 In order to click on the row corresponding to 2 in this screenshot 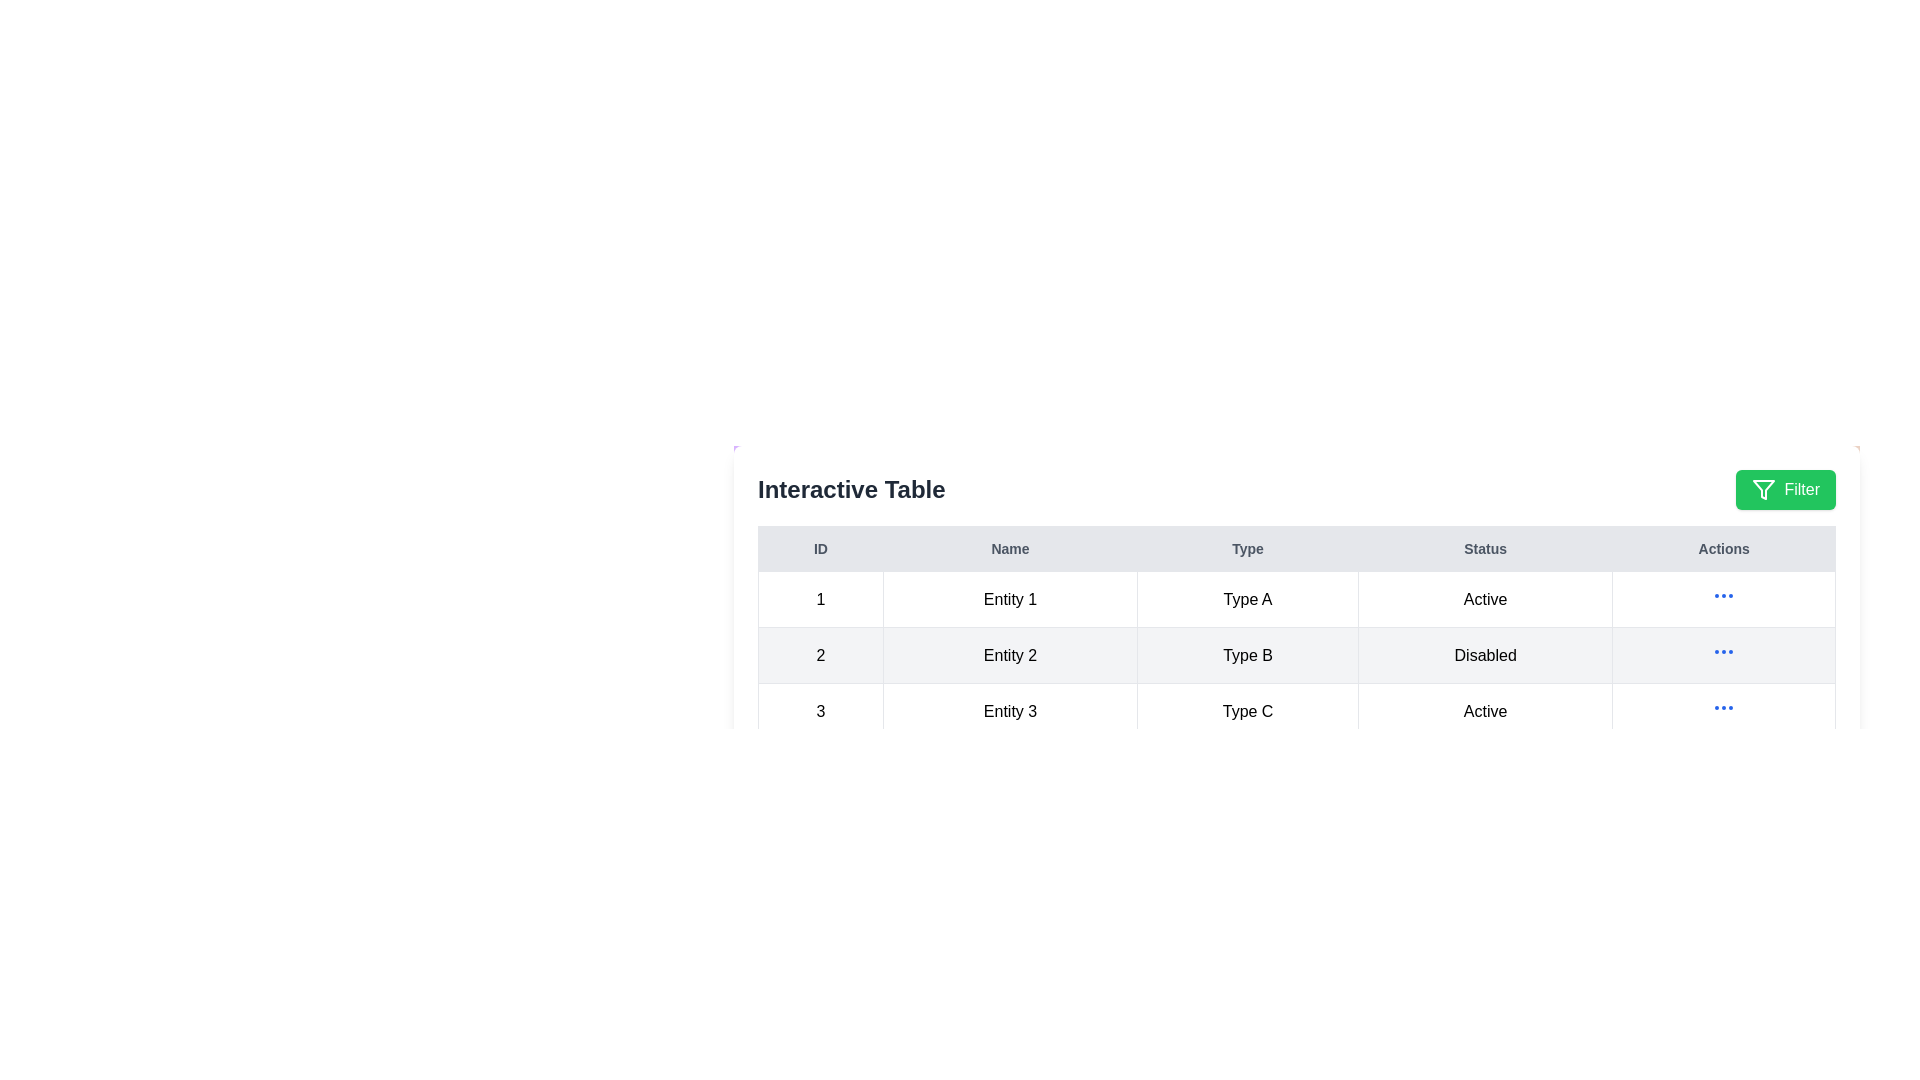, I will do `click(1296, 655)`.